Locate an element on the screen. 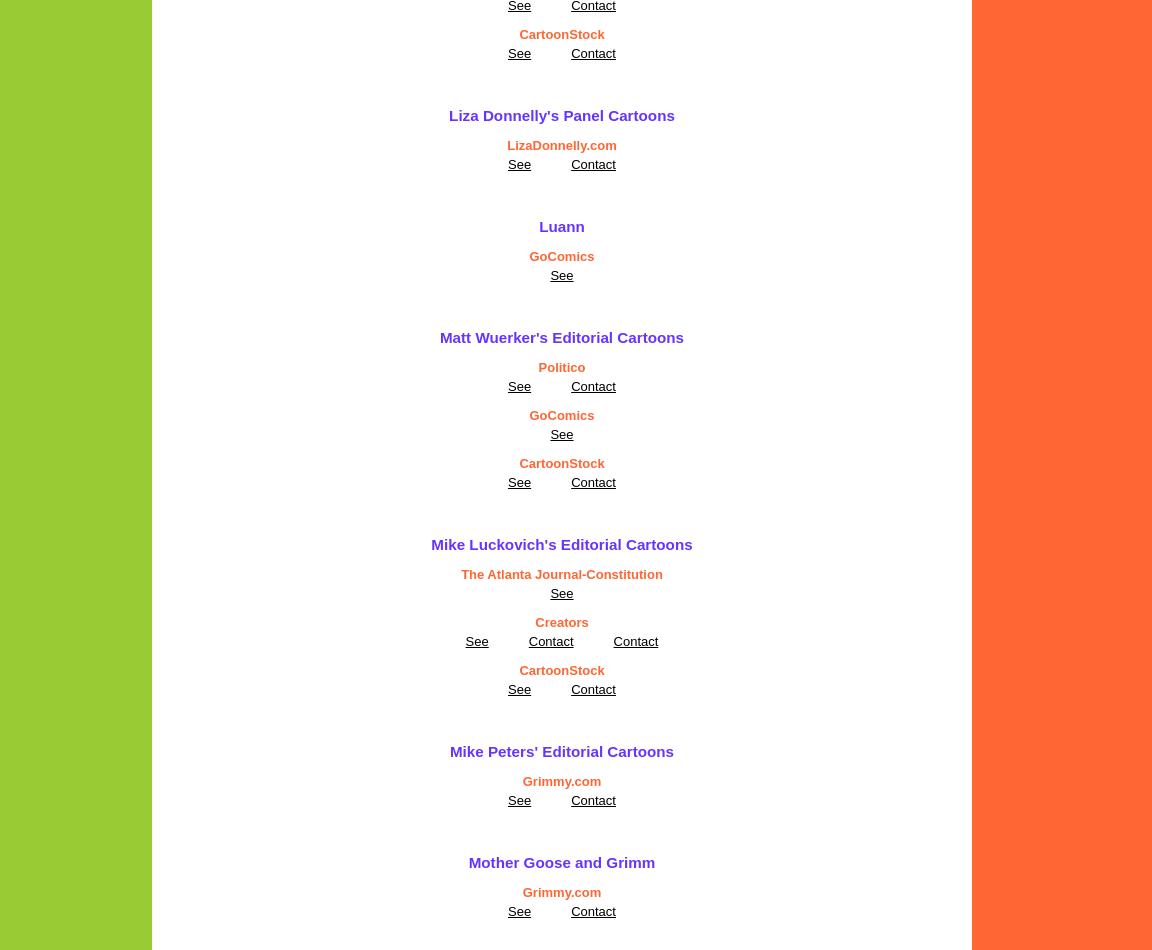 This screenshot has width=1152, height=950. 'Matt Wuerker's Editorial Cartoons' is located at coordinates (439, 336).